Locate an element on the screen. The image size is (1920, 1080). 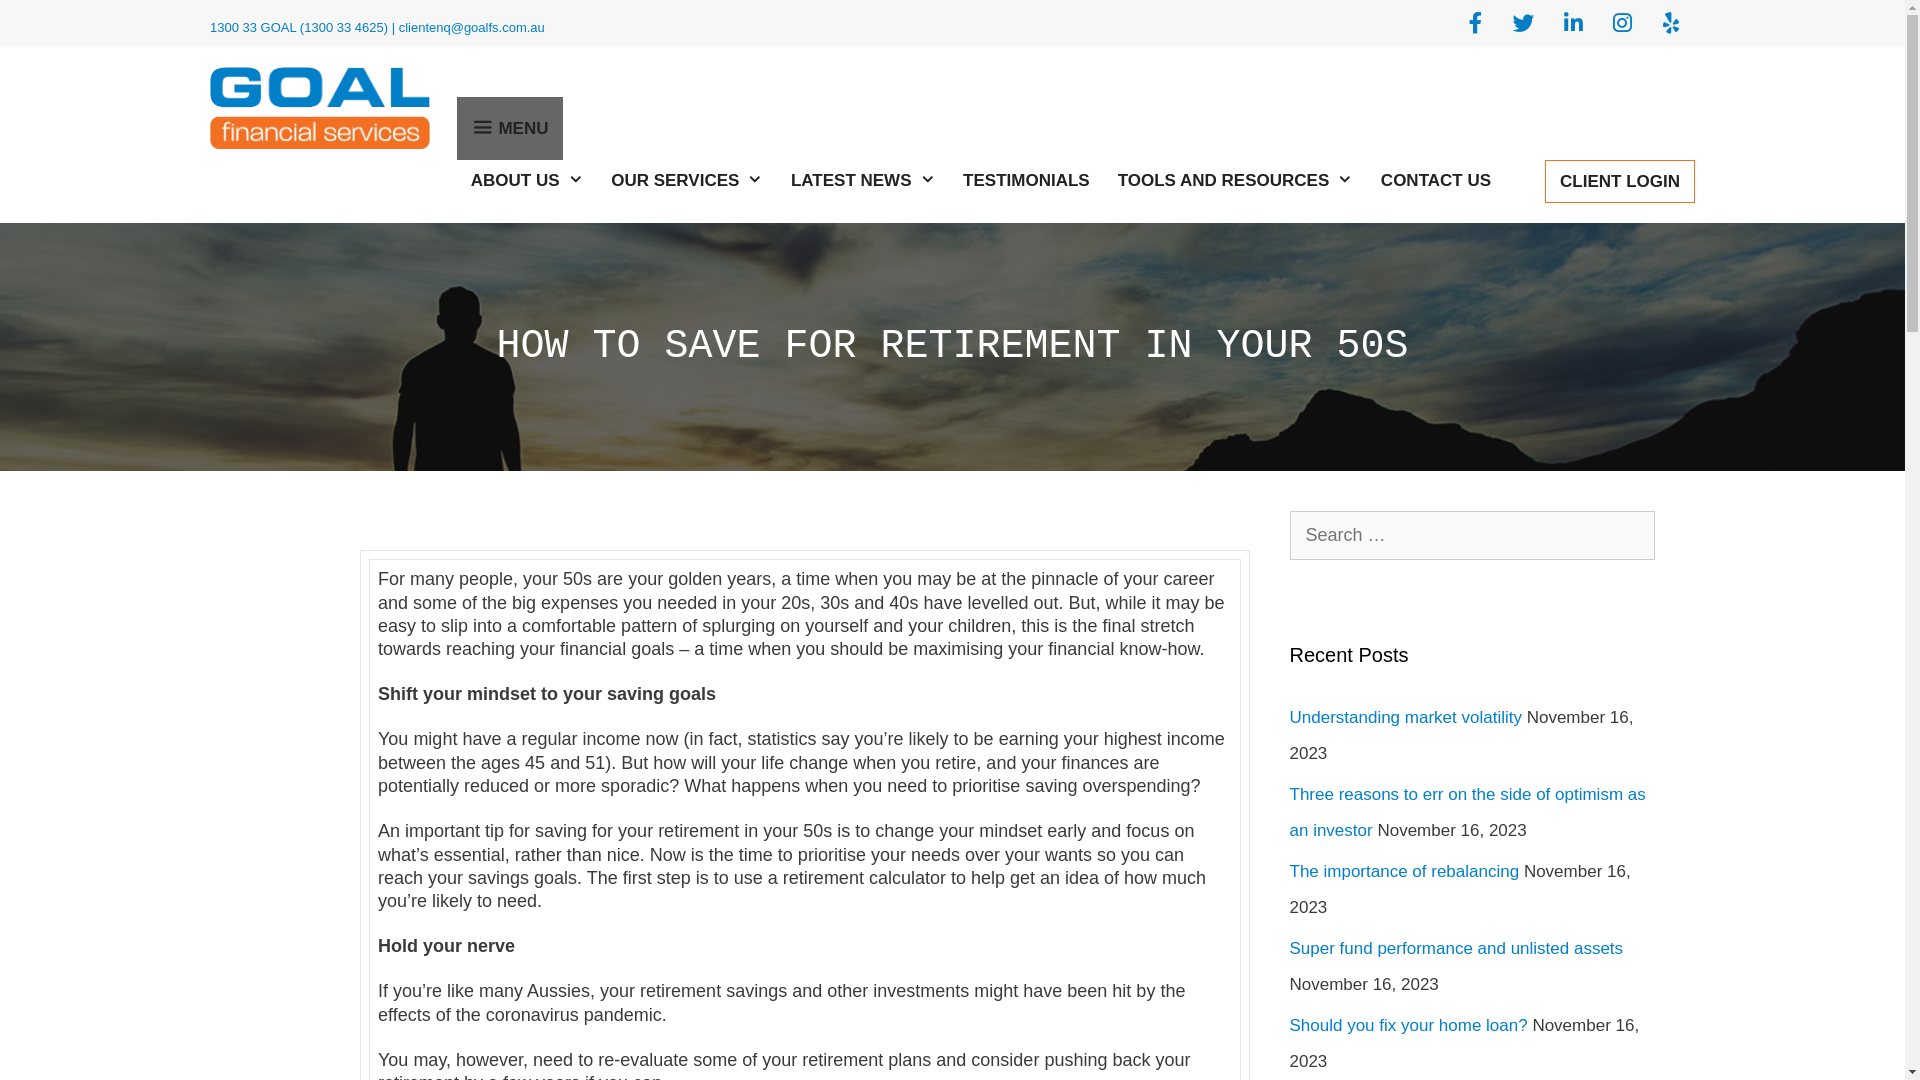
'TOOLS AND RESOURCES' is located at coordinates (1234, 180).